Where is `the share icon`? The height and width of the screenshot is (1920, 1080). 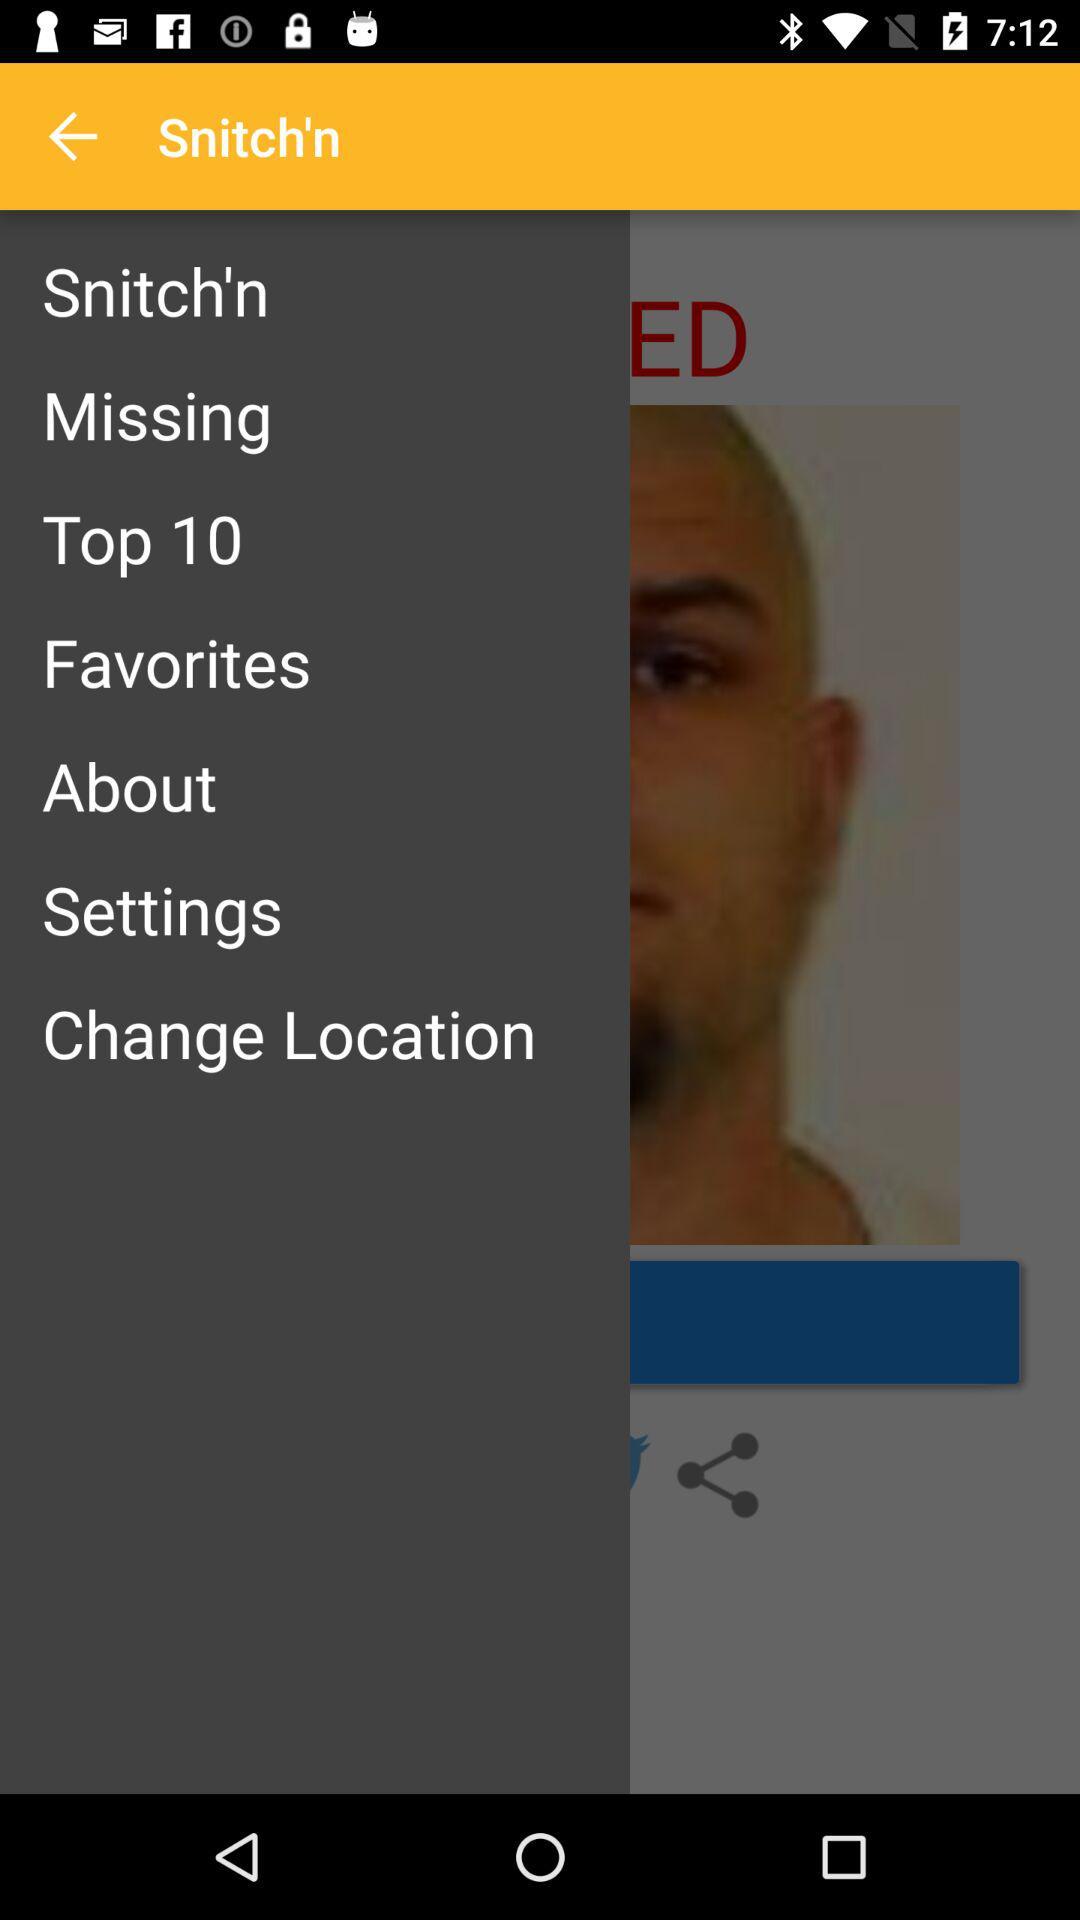
the share icon is located at coordinates (716, 1475).